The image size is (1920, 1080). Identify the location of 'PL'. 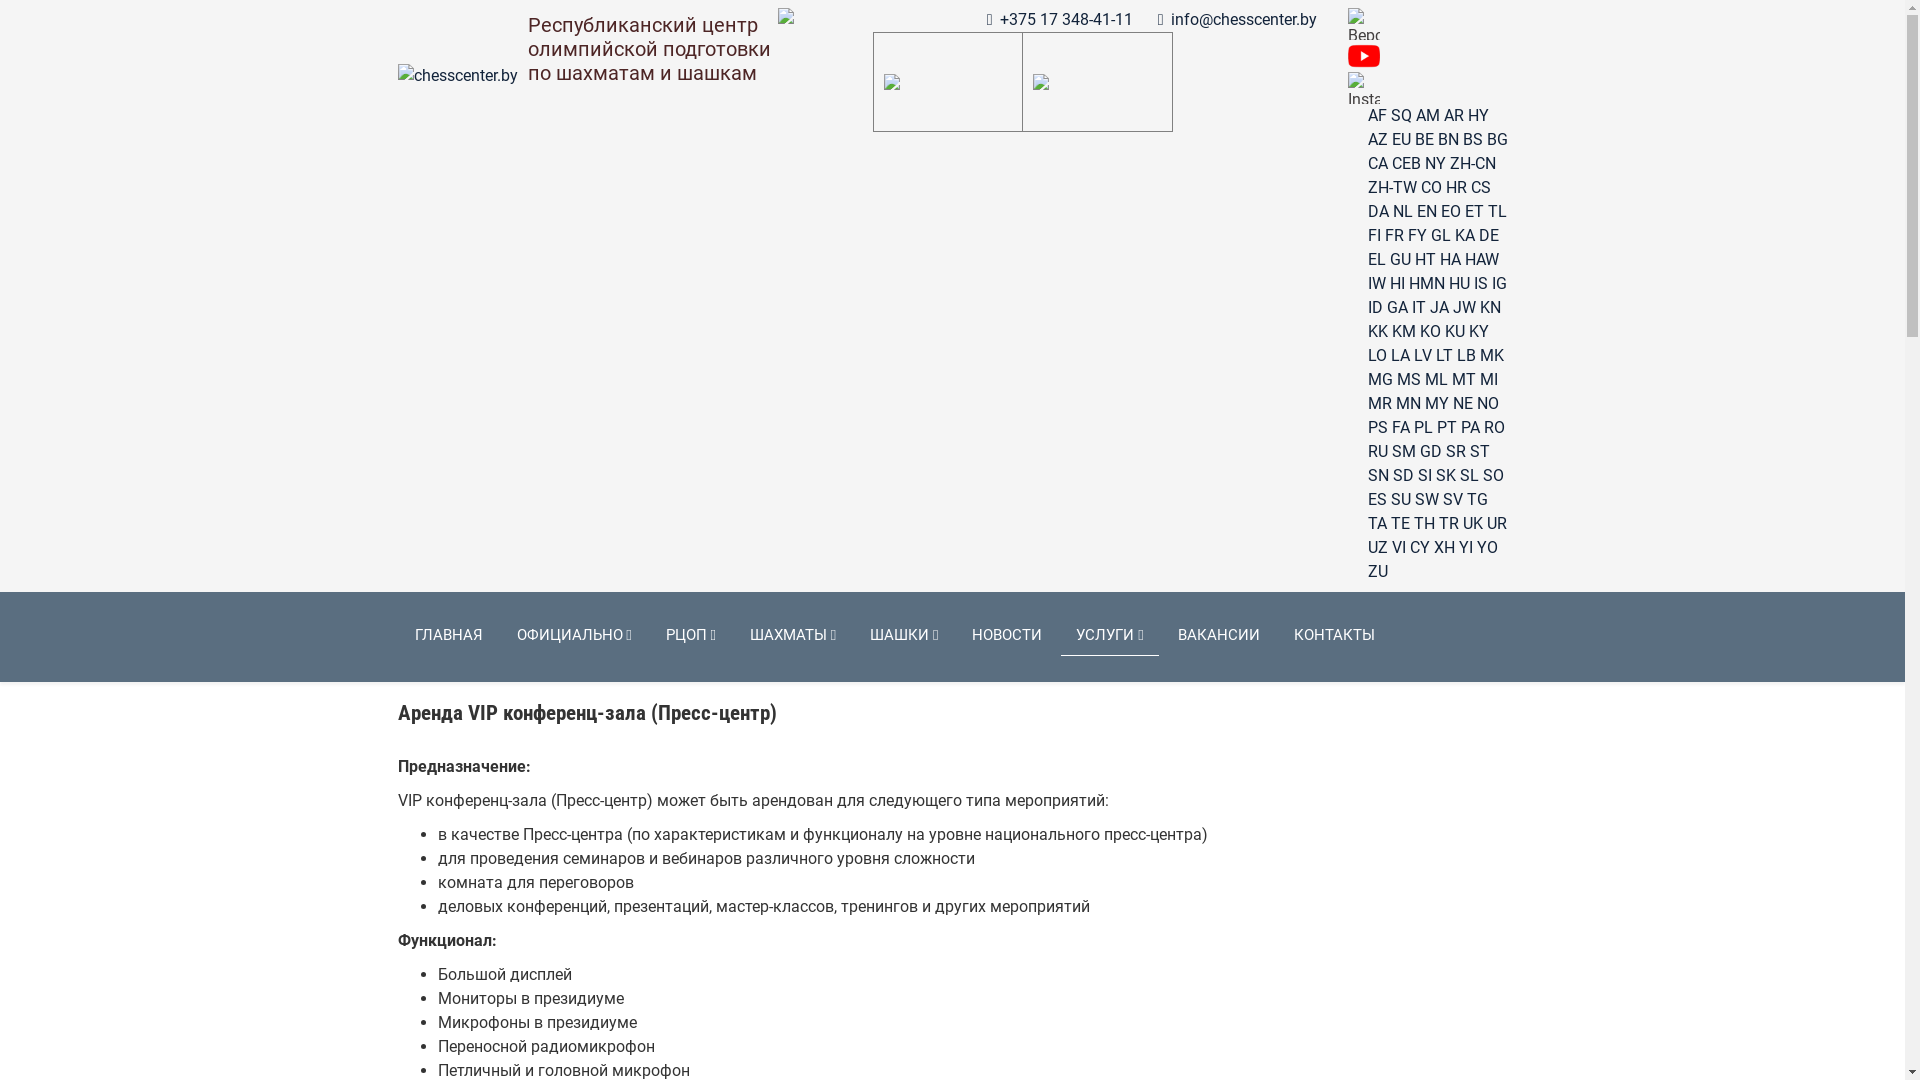
(1413, 426).